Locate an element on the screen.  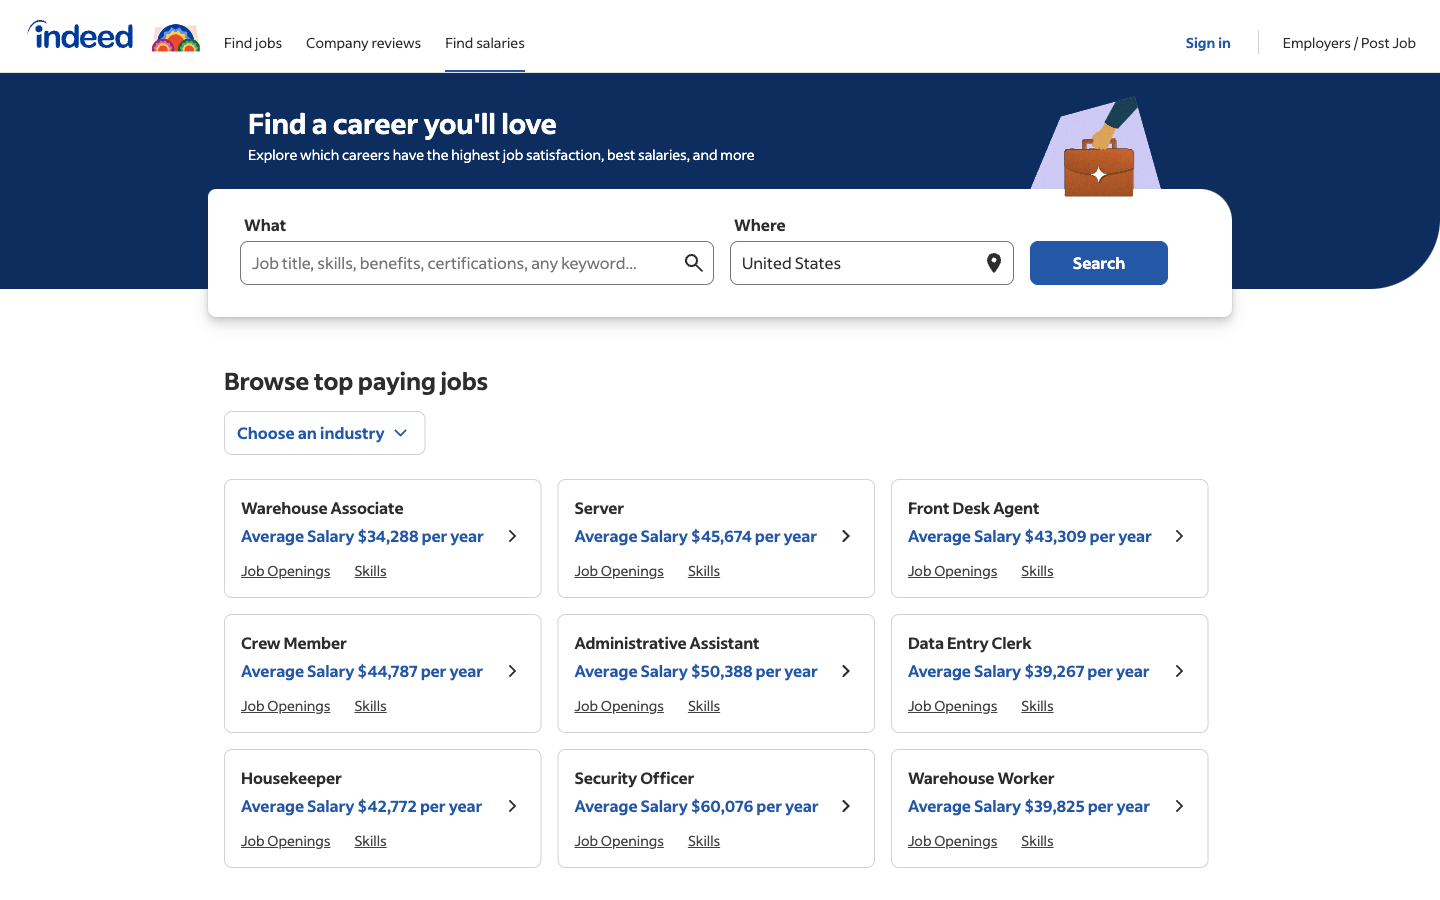
more information about the role of a "Front Desk Agent is located at coordinates (1178, 537).